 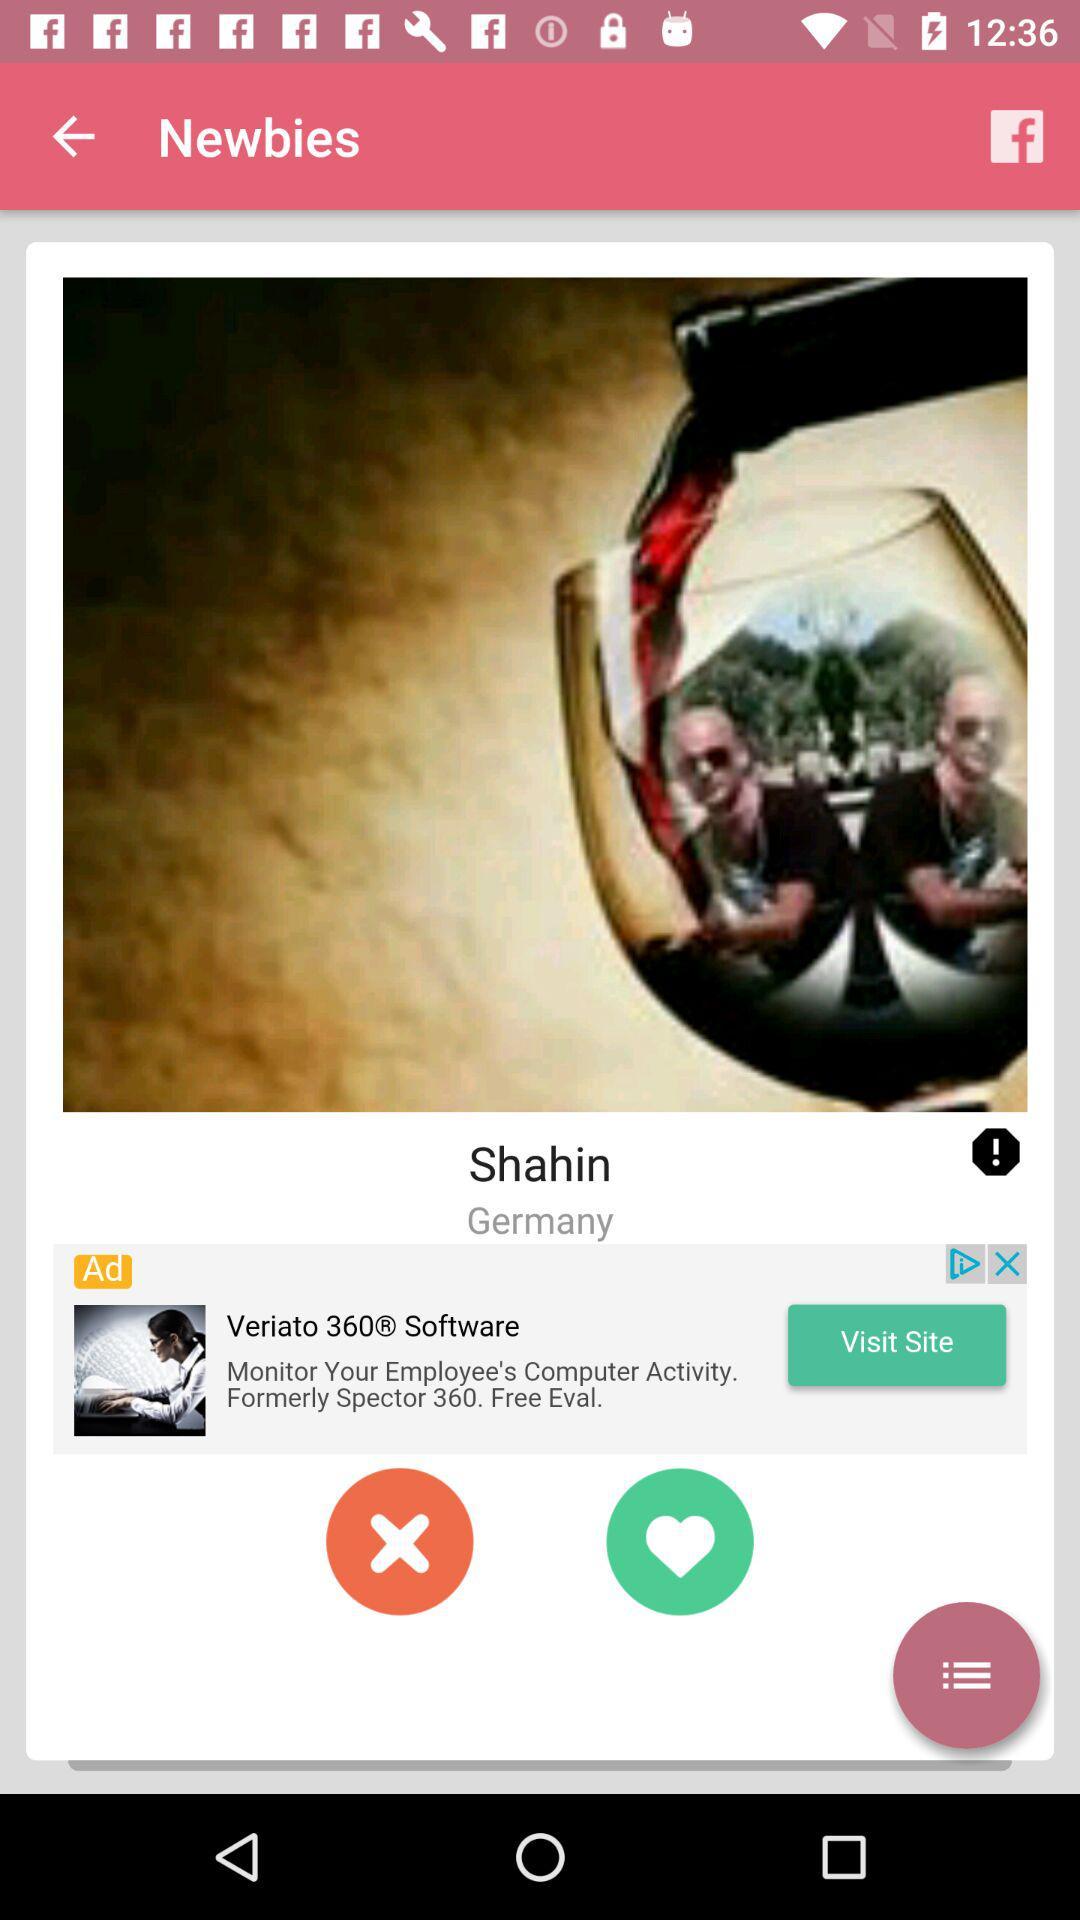 What do you see at coordinates (400, 1540) in the screenshot?
I see `click x button` at bounding box center [400, 1540].